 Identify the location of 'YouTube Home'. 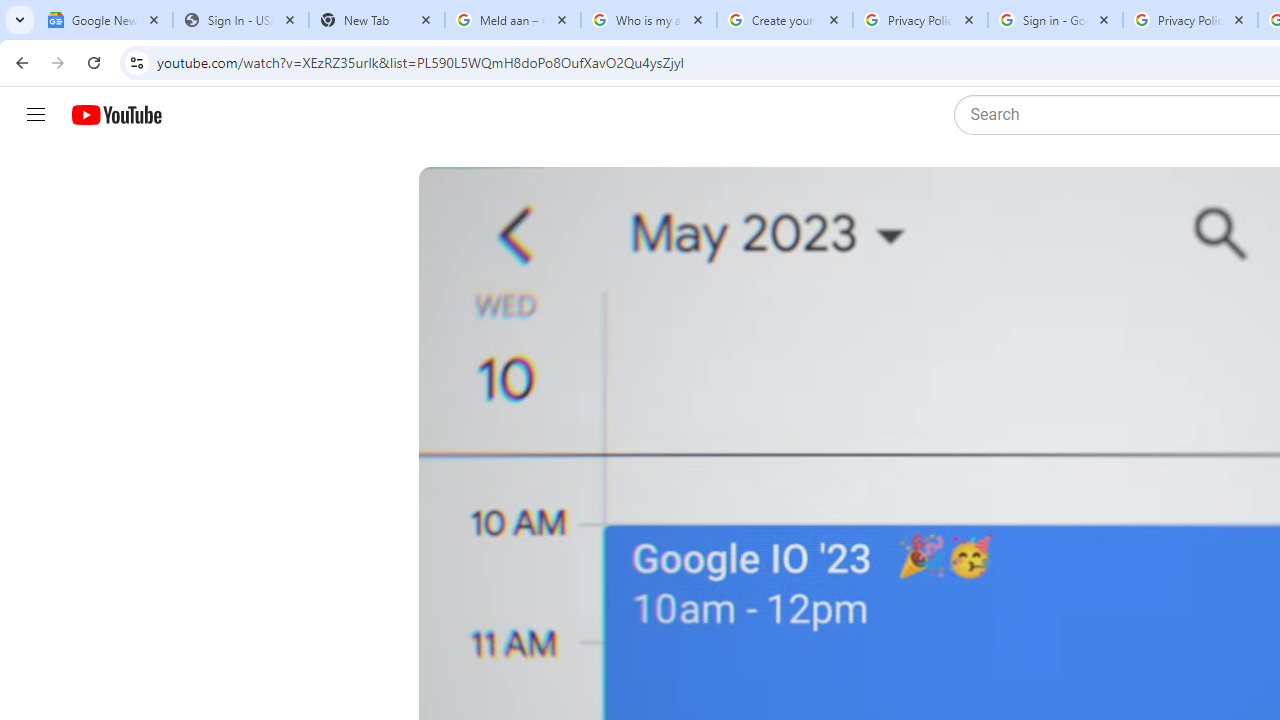
(115, 115).